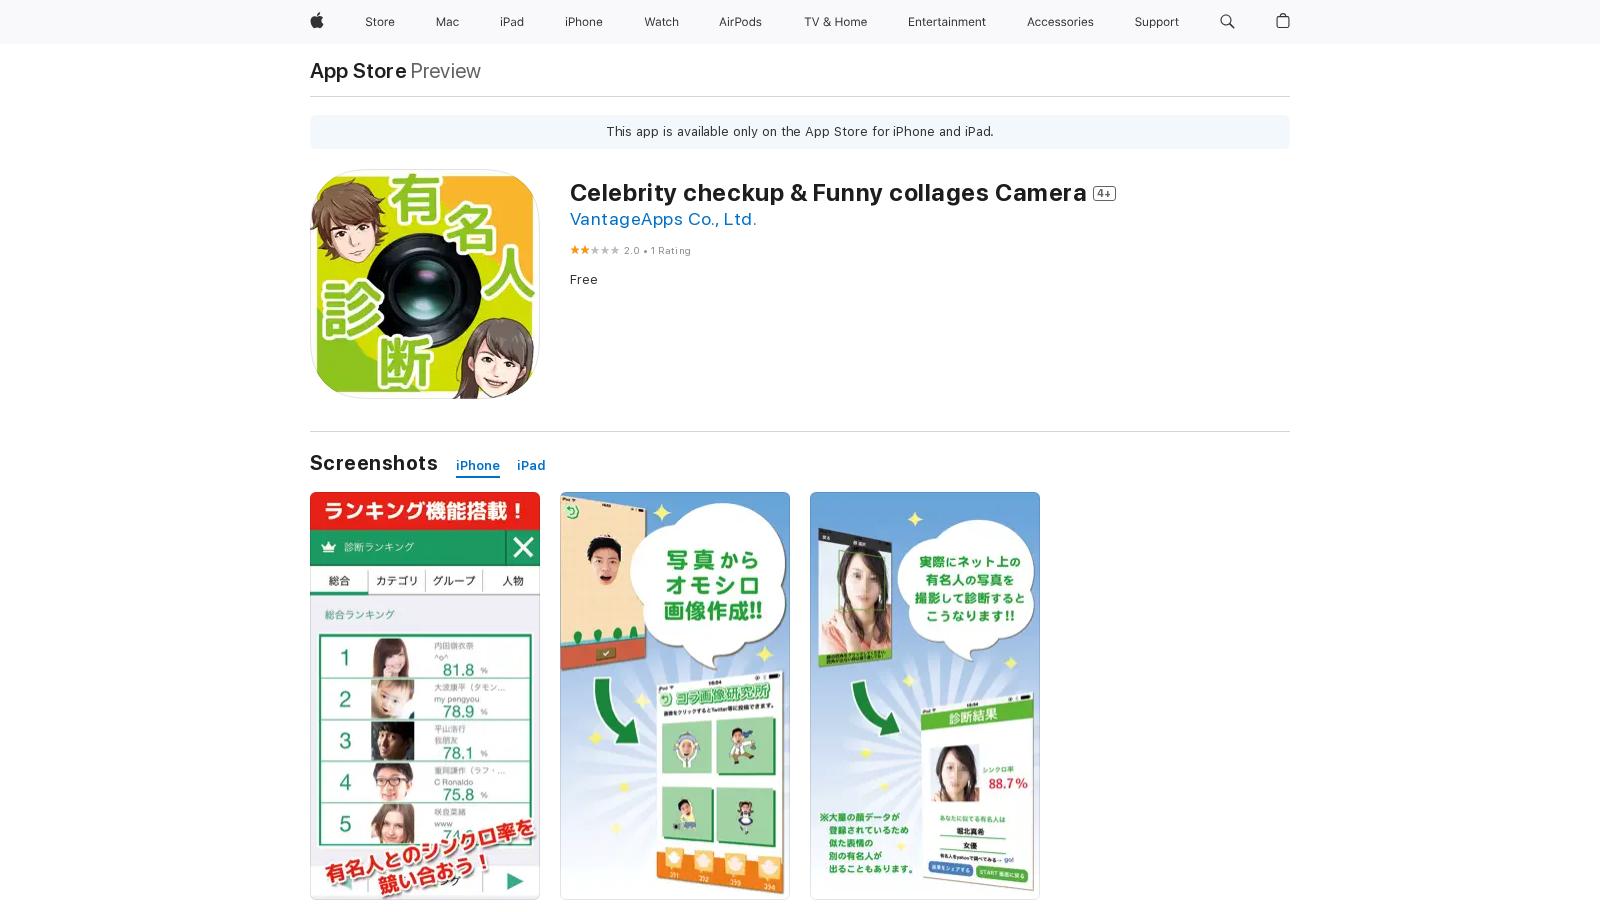  Describe the element at coordinates (582, 278) in the screenshot. I see `'Free'` at that location.